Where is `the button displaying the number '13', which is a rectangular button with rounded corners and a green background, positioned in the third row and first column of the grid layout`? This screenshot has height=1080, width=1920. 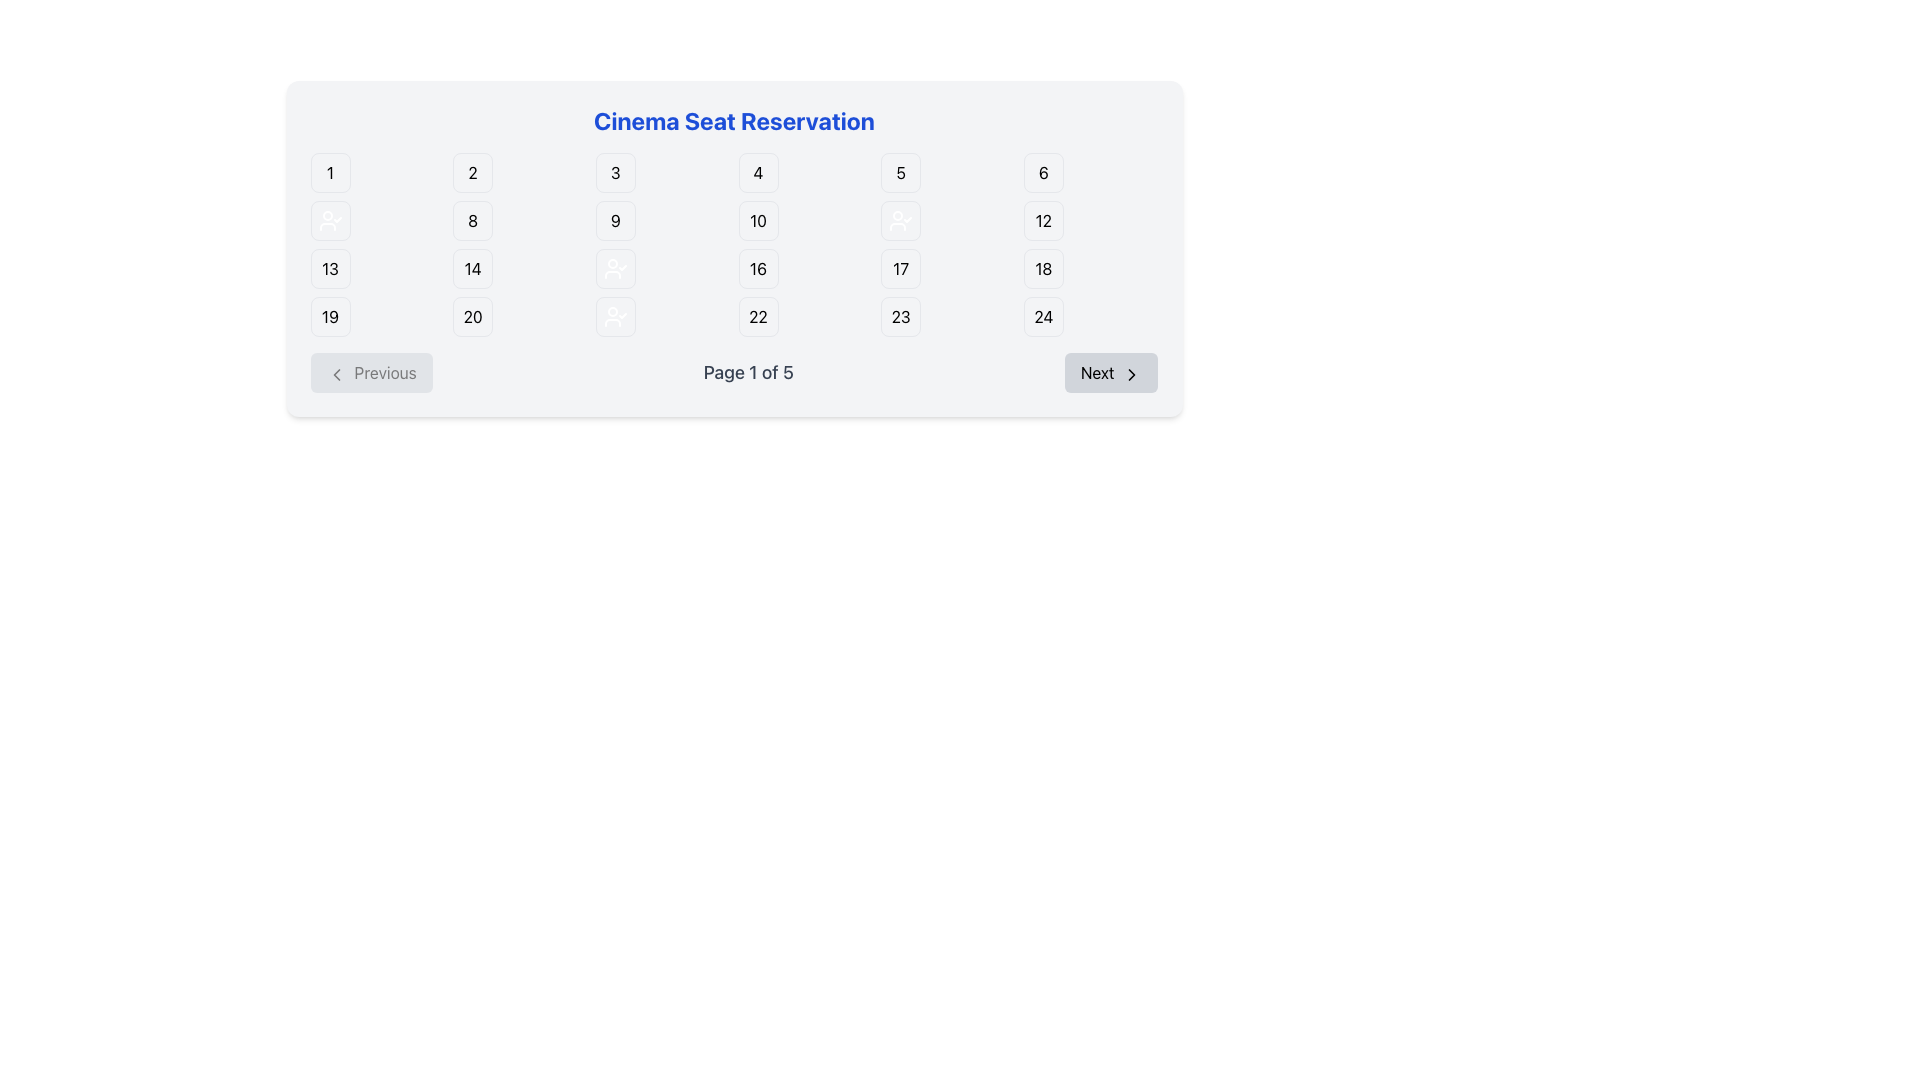 the button displaying the number '13', which is a rectangular button with rounded corners and a green background, positioned in the third row and first column of the grid layout is located at coordinates (330, 268).